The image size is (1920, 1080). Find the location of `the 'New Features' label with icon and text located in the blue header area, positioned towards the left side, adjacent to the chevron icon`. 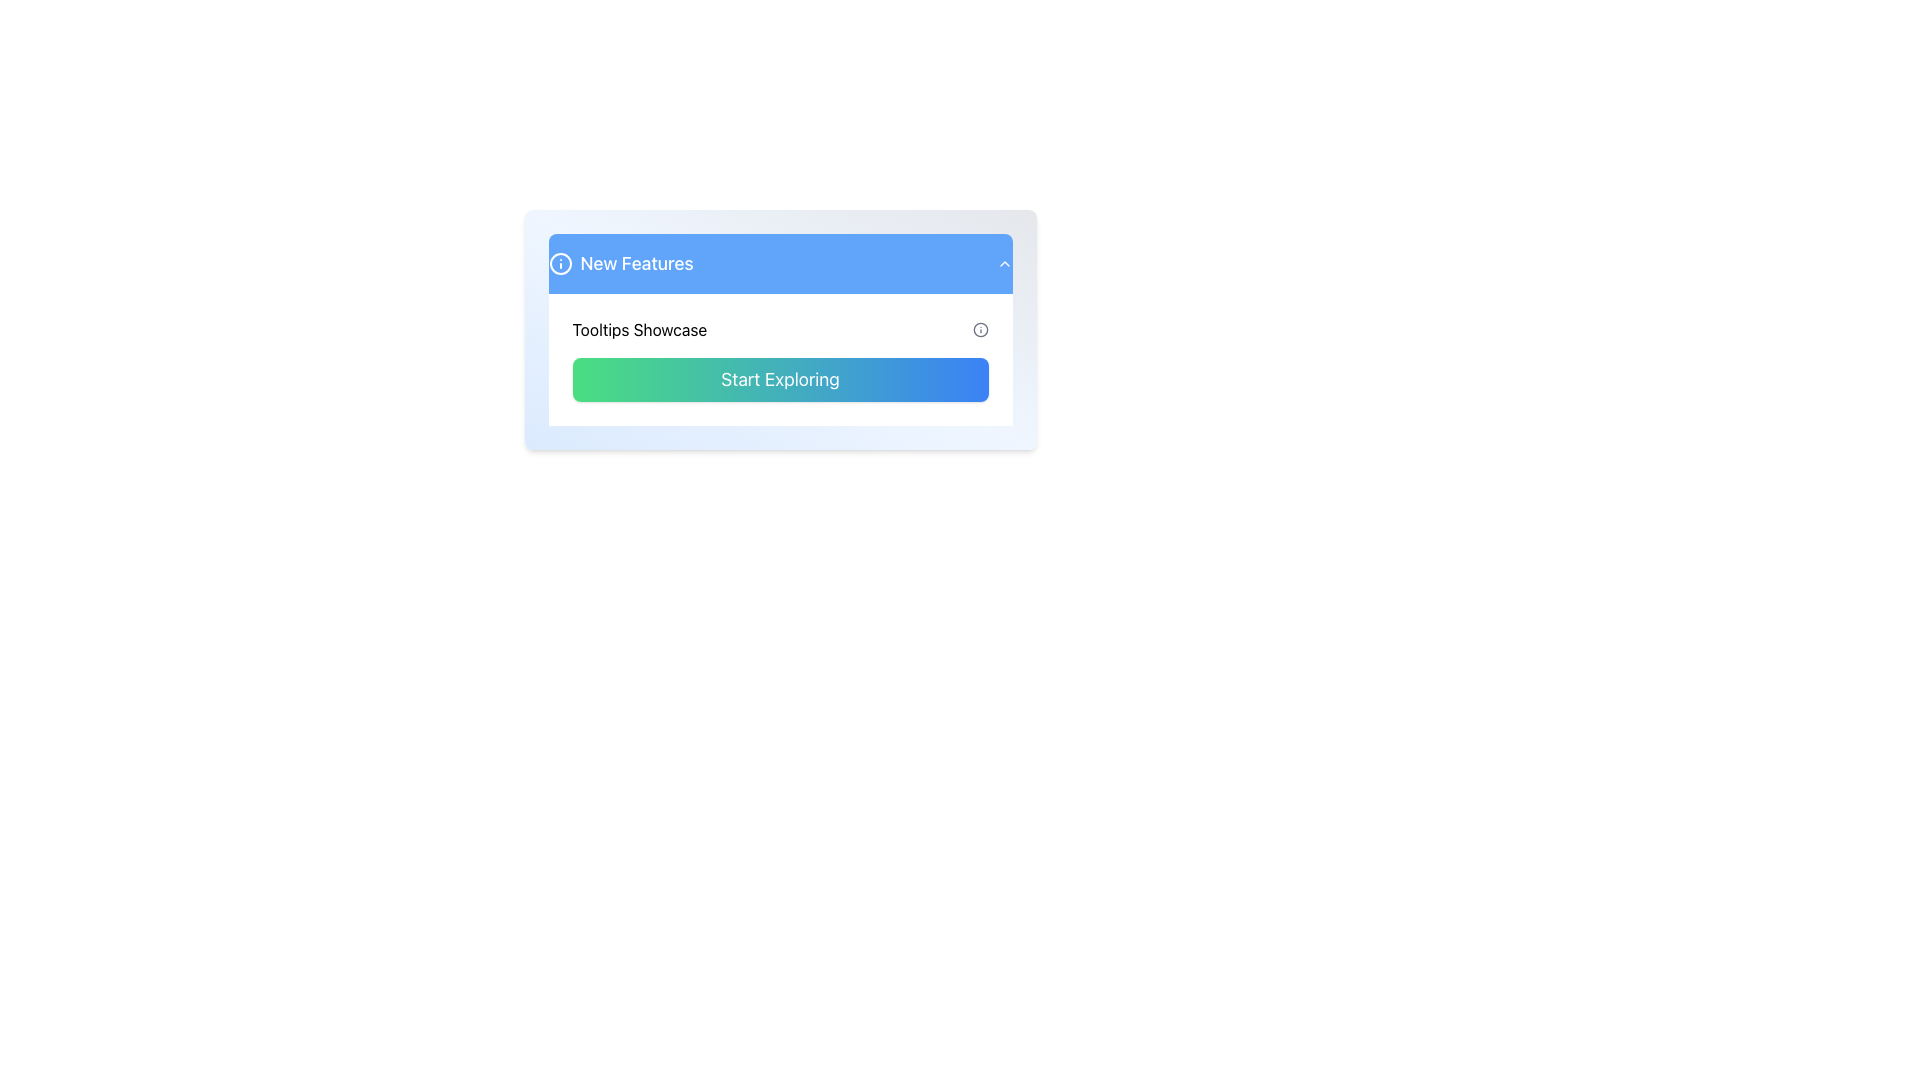

the 'New Features' label with icon and text located in the blue header area, positioned towards the left side, adjacent to the chevron icon is located at coordinates (620, 262).